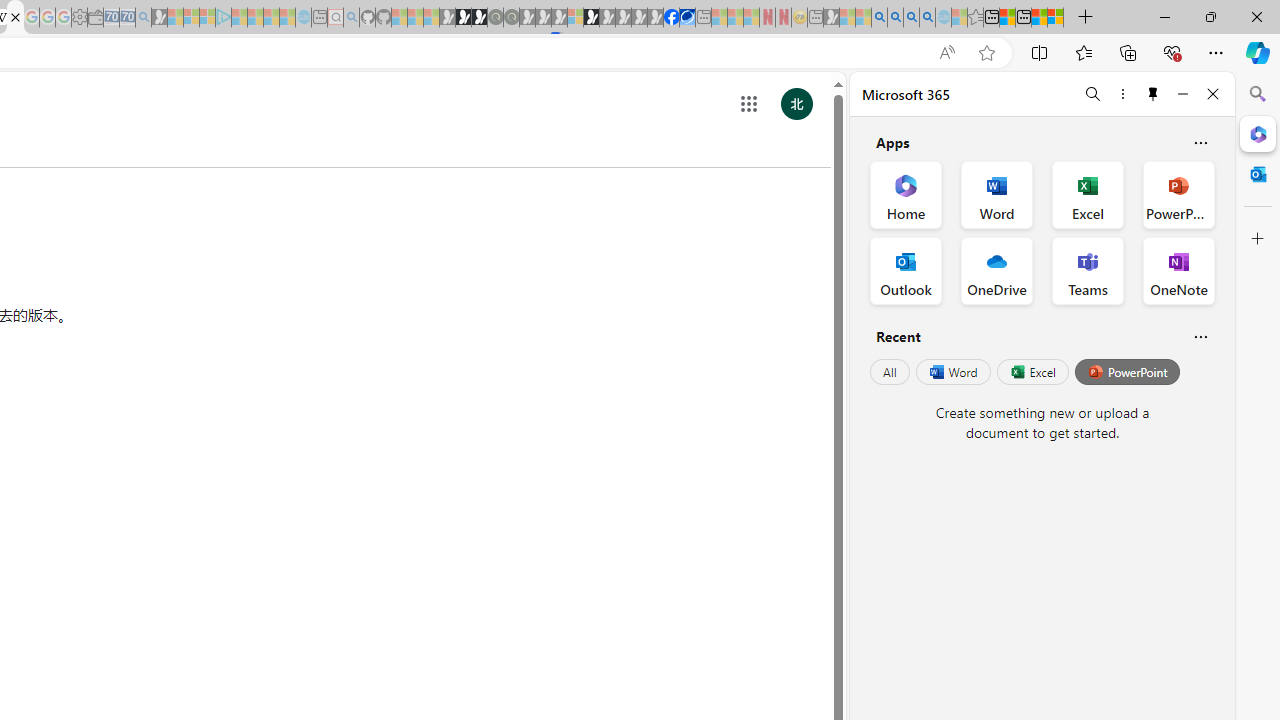 Image resolution: width=1280 pixels, height=720 pixels. I want to click on 'Outlook Office App', so click(905, 271).